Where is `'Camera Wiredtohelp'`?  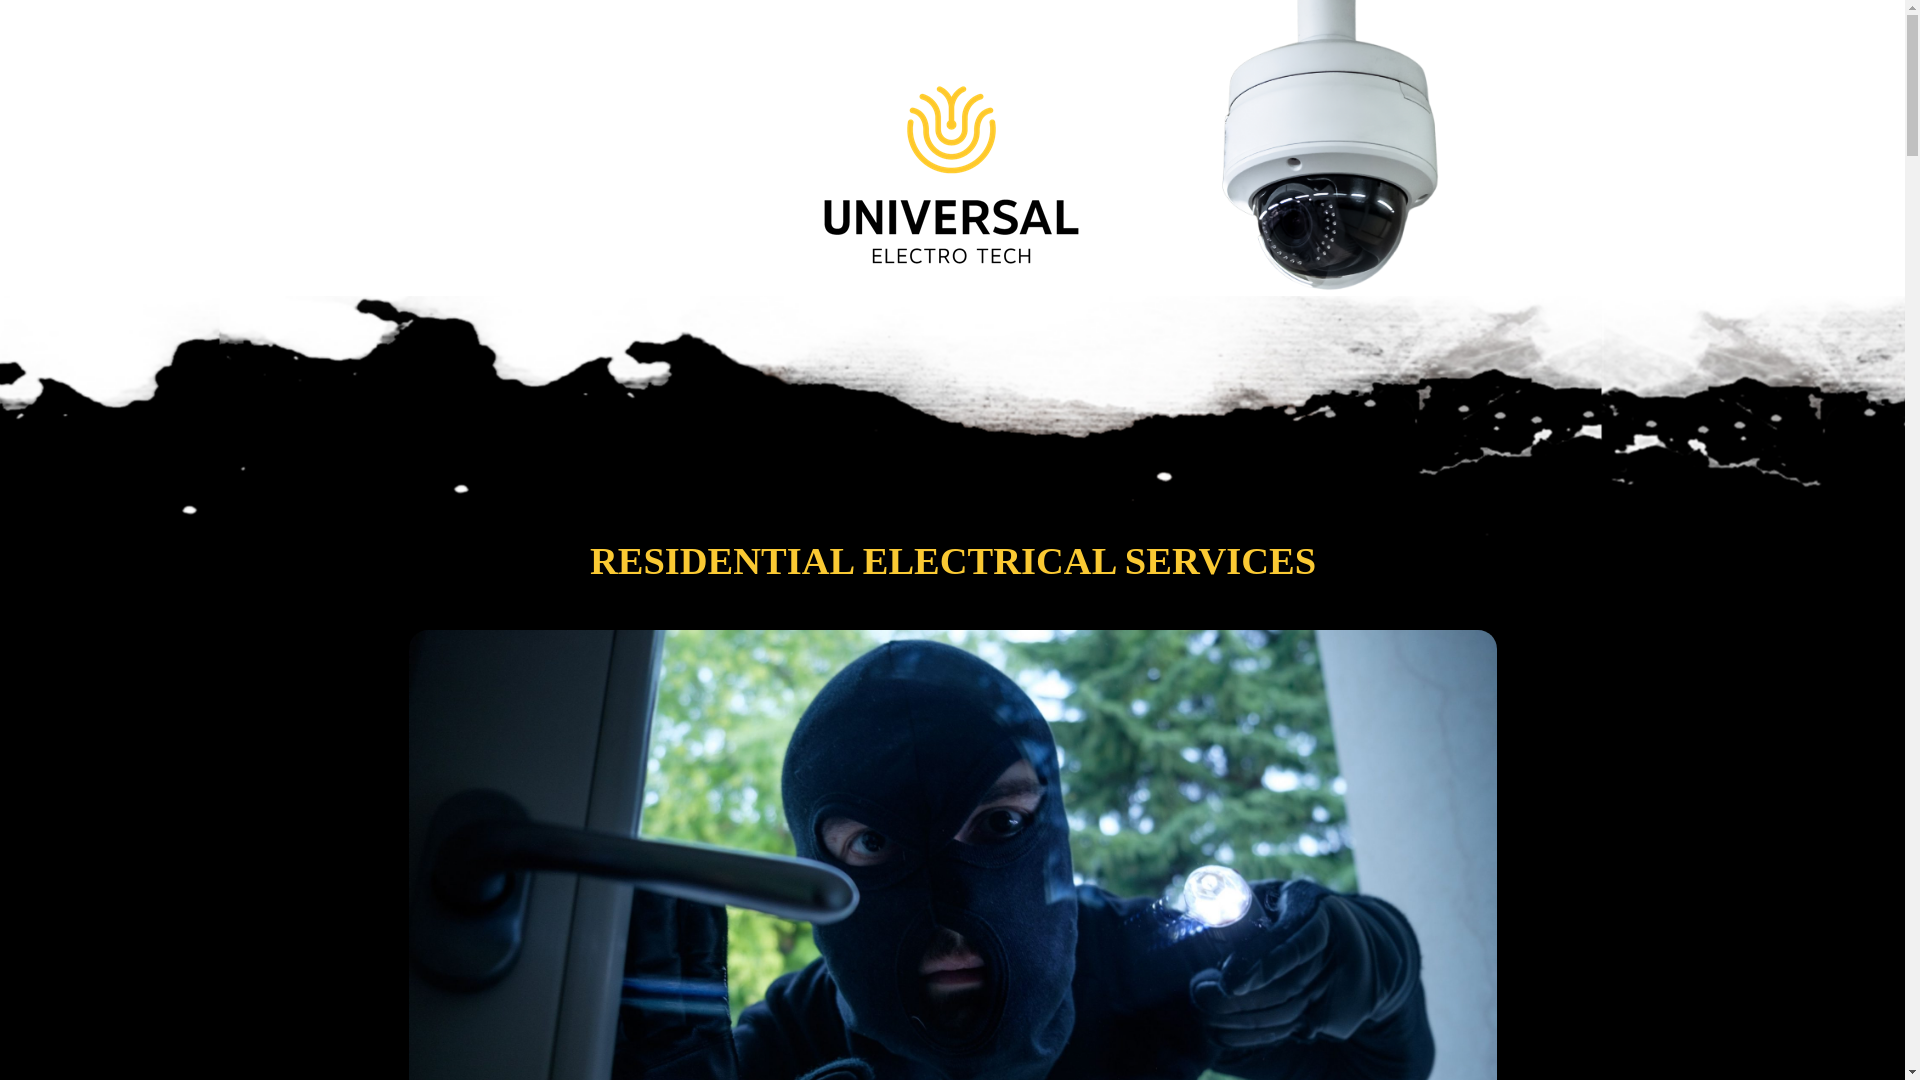 'Camera Wiredtohelp' is located at coordinates (1339, 145).